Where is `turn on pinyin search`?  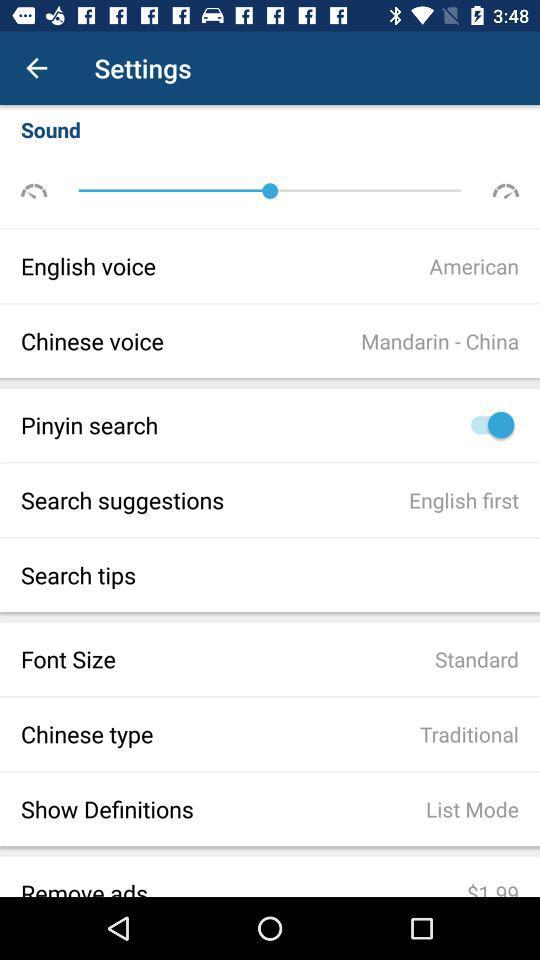 turn on pinyin search is located at coordinates (486, 425).